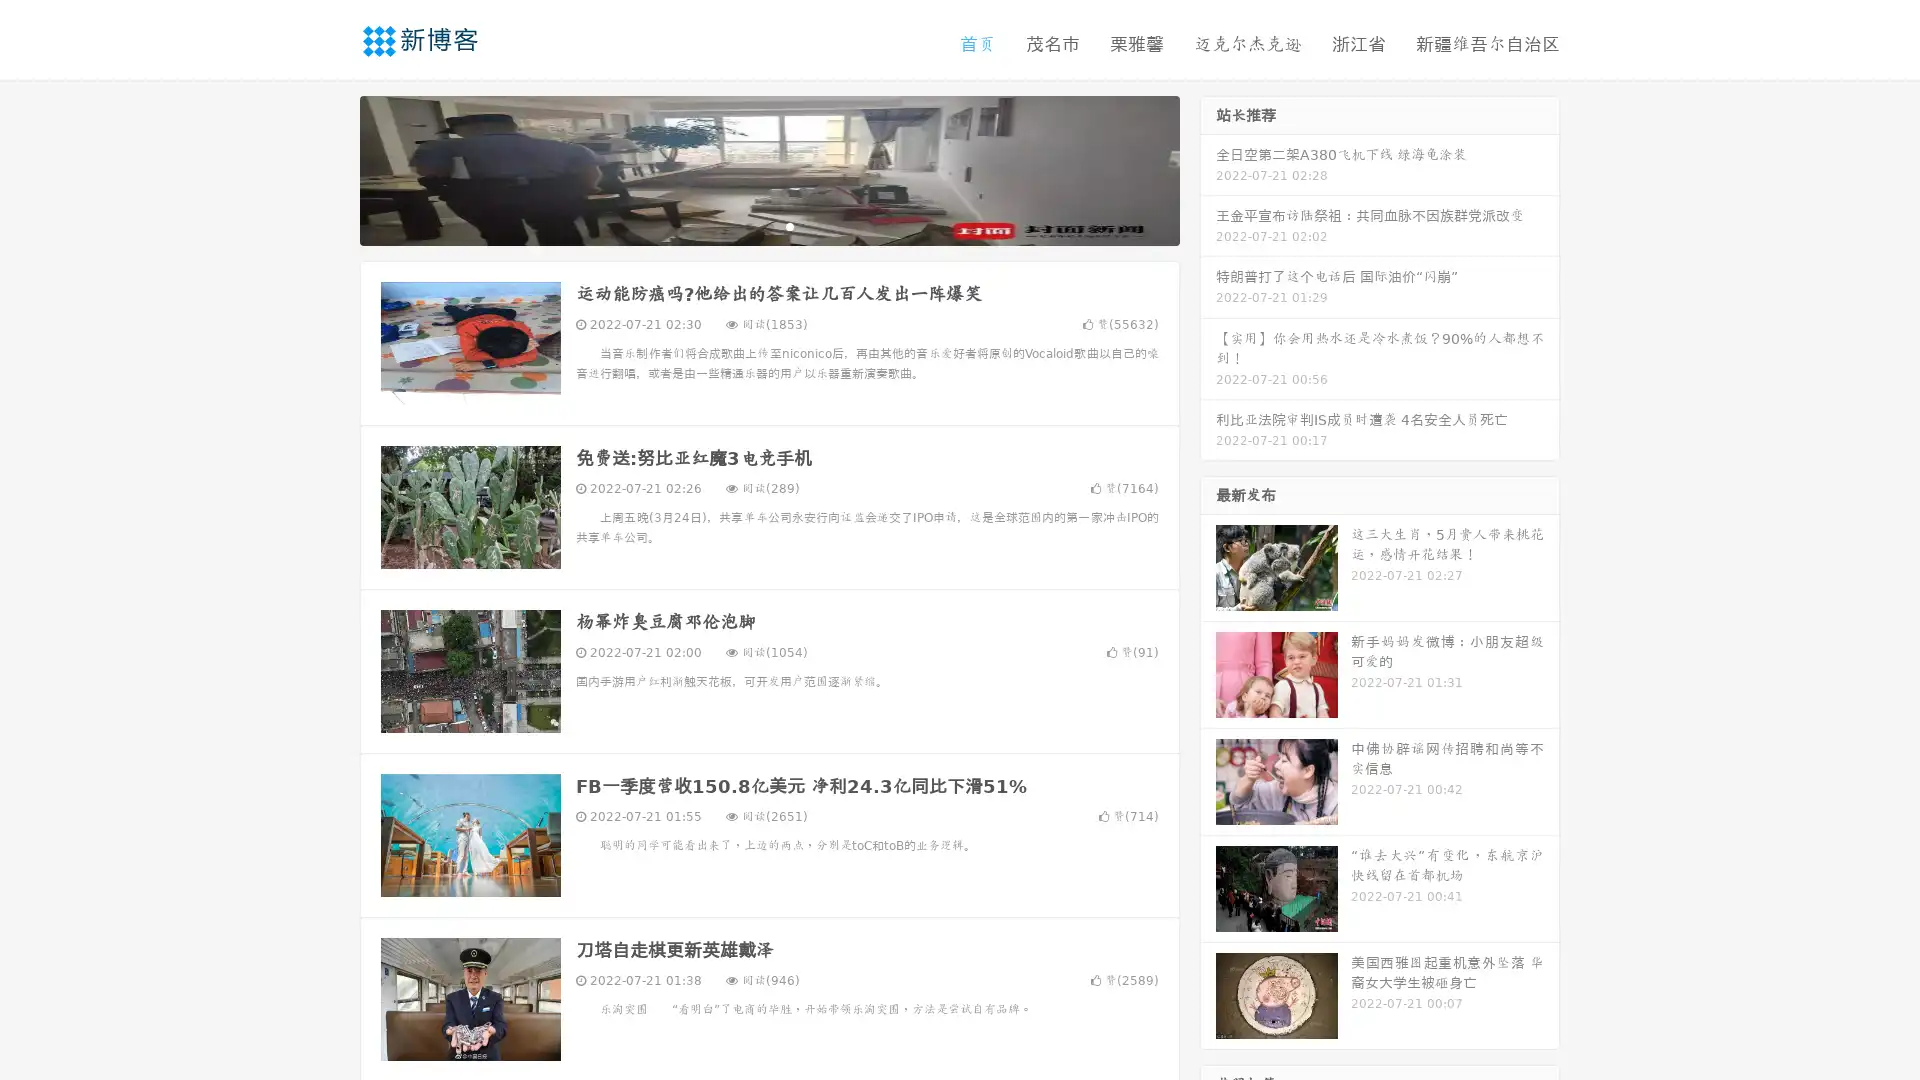  Describe the element at coordinates (330, 168) in the screenshot. I see `Previous slide` at that location.